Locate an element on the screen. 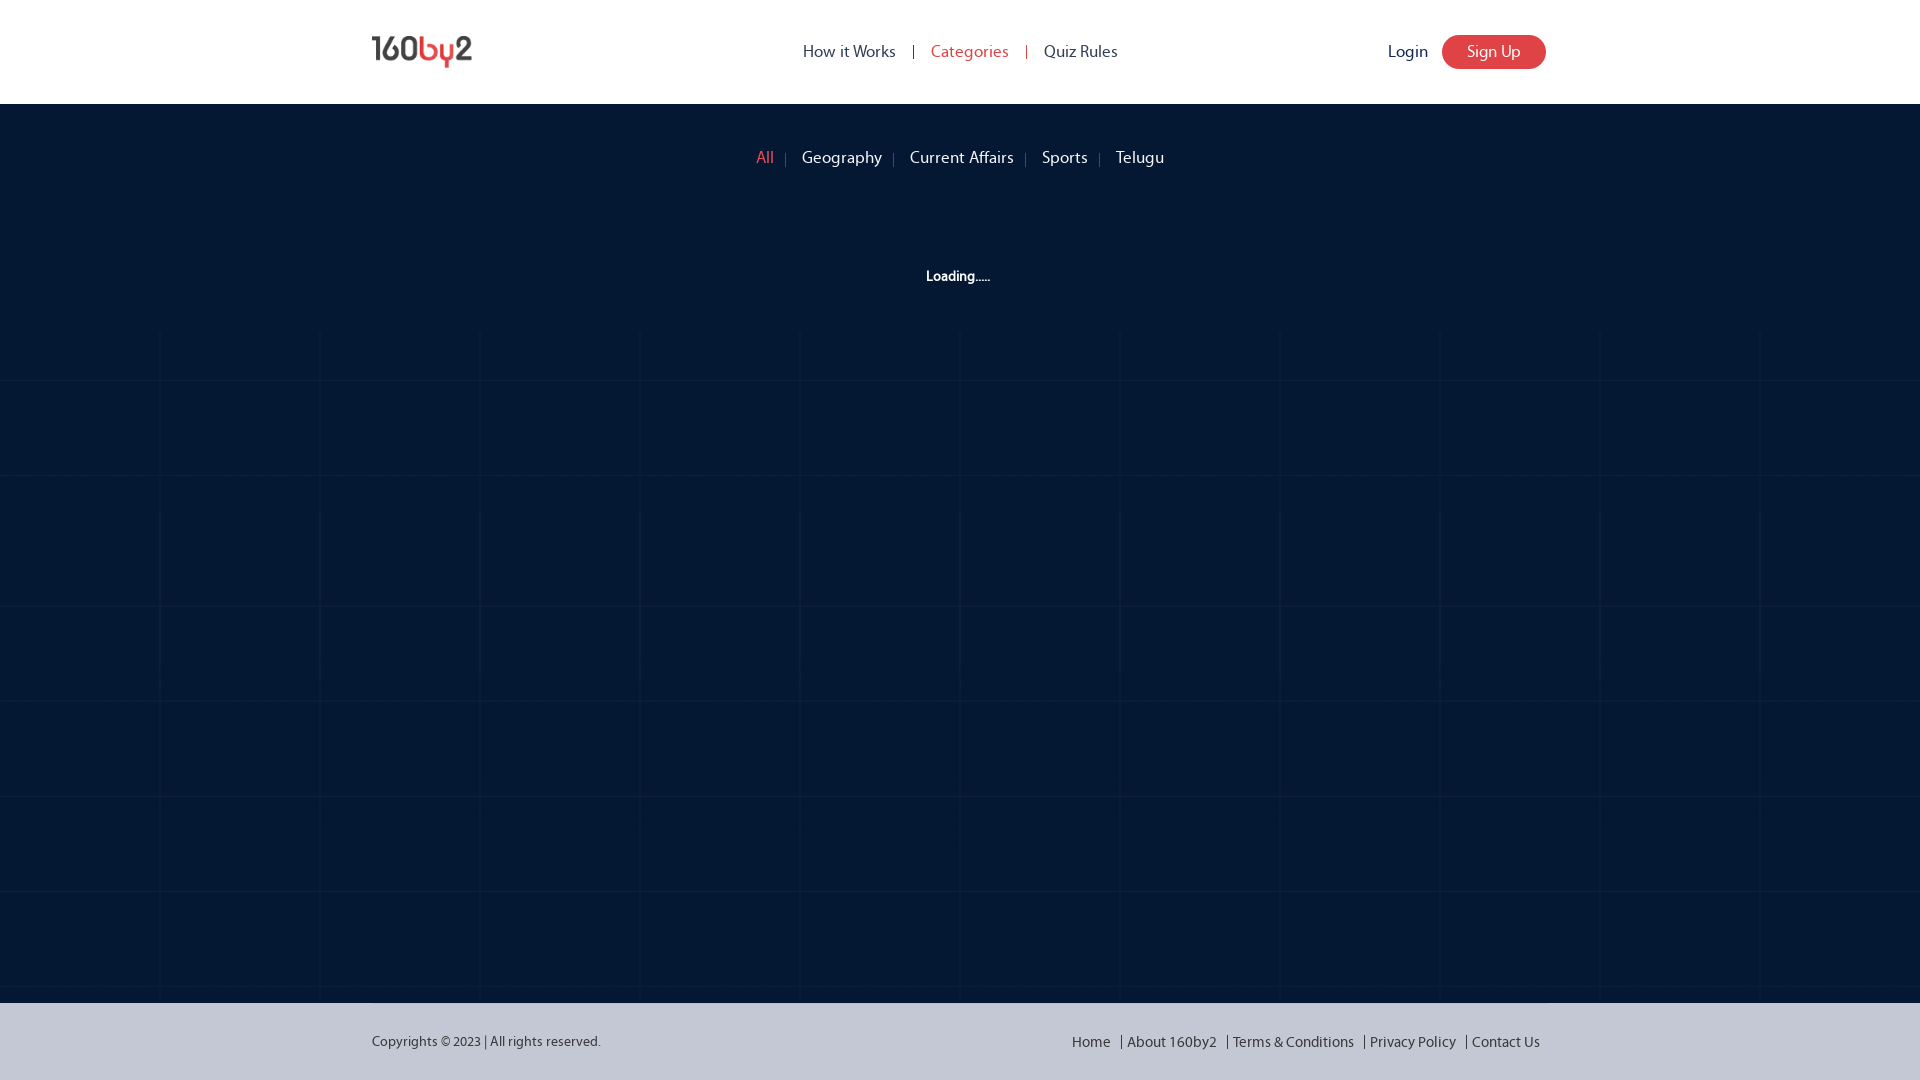 This screenshot has width=1920, height=1080. 'Login' is located at coordinates (1406, 50).